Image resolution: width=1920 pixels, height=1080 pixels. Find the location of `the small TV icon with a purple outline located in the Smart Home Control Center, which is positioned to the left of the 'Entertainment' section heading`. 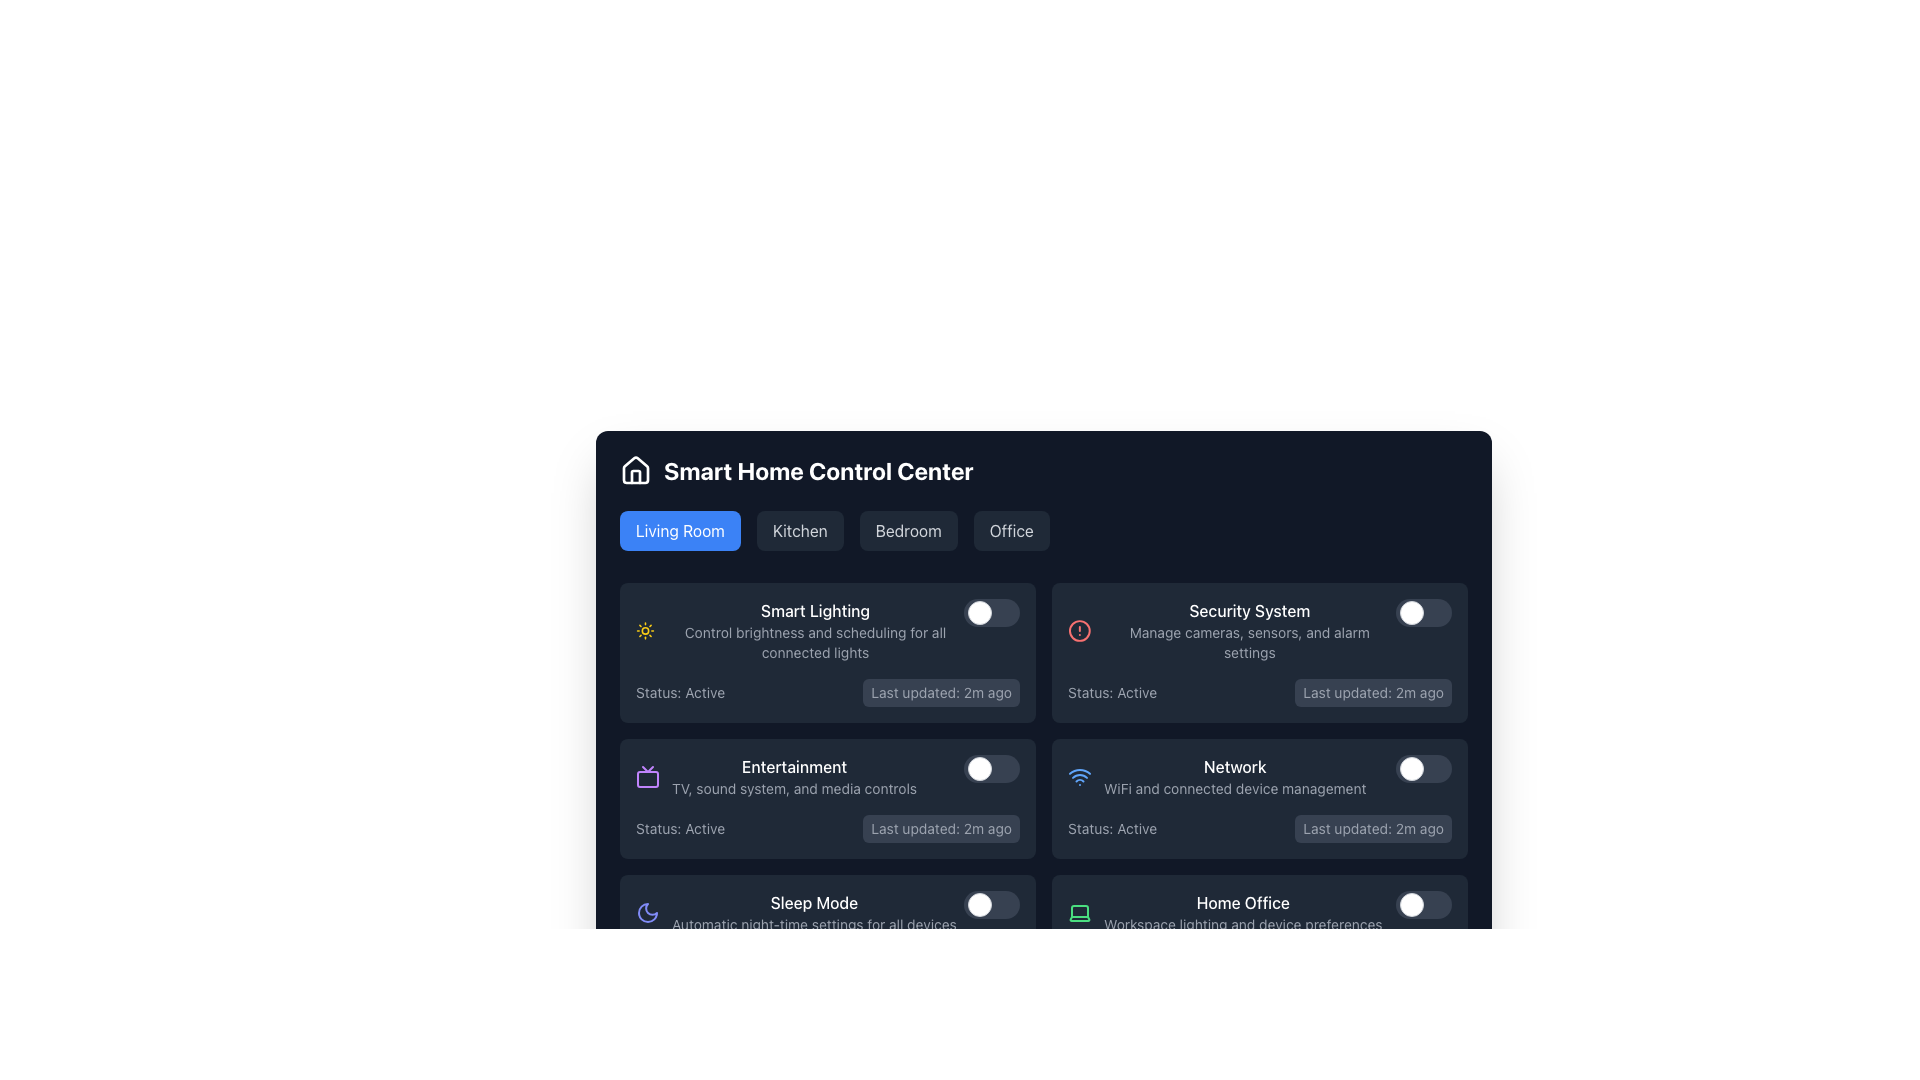

the small TV icon with a purple outline located in the Smart Home Control Center, which is positioned to the left of the 'Entertainment' section heading is located at coordinates (648, 775).